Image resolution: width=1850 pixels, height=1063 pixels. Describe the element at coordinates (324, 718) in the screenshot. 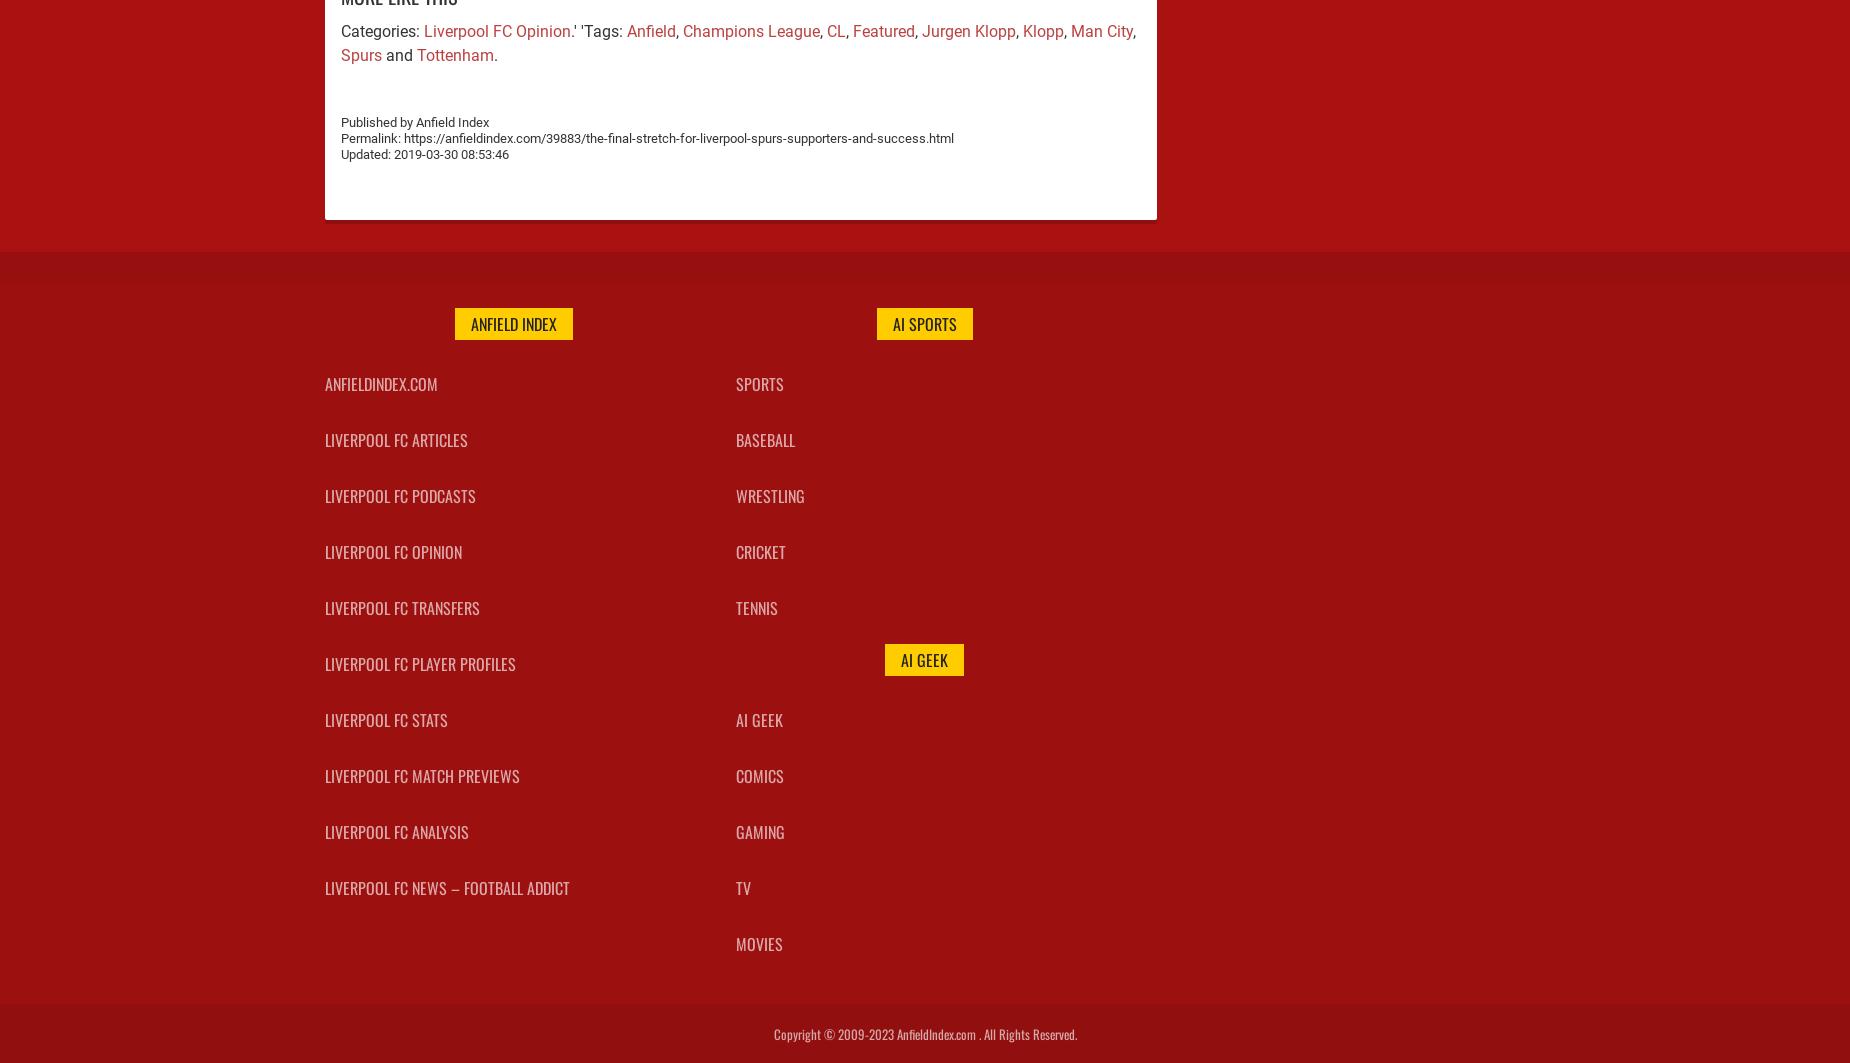

I see `'Liverpool FC Stats'` at that location.